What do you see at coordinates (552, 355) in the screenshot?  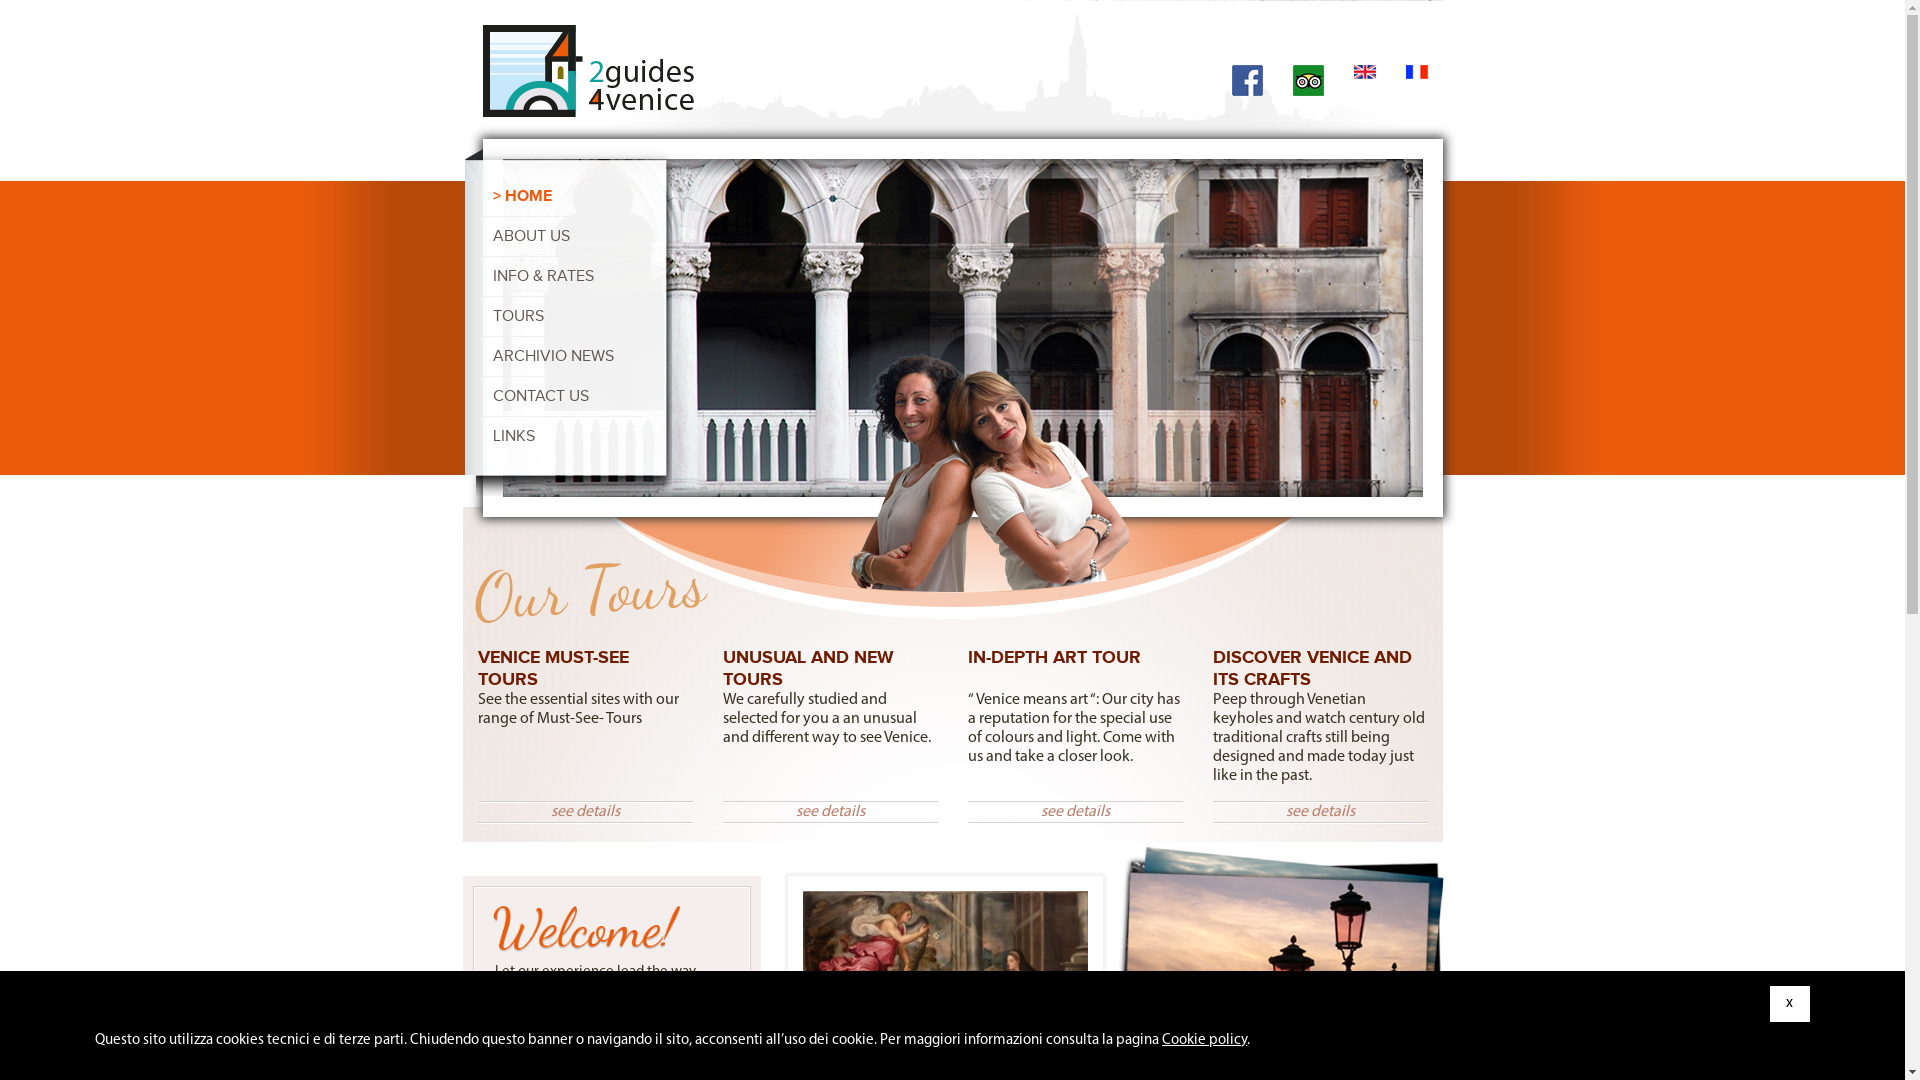 I see `'ARCHIVIO NEWS'` at bounding box center [552, 355].